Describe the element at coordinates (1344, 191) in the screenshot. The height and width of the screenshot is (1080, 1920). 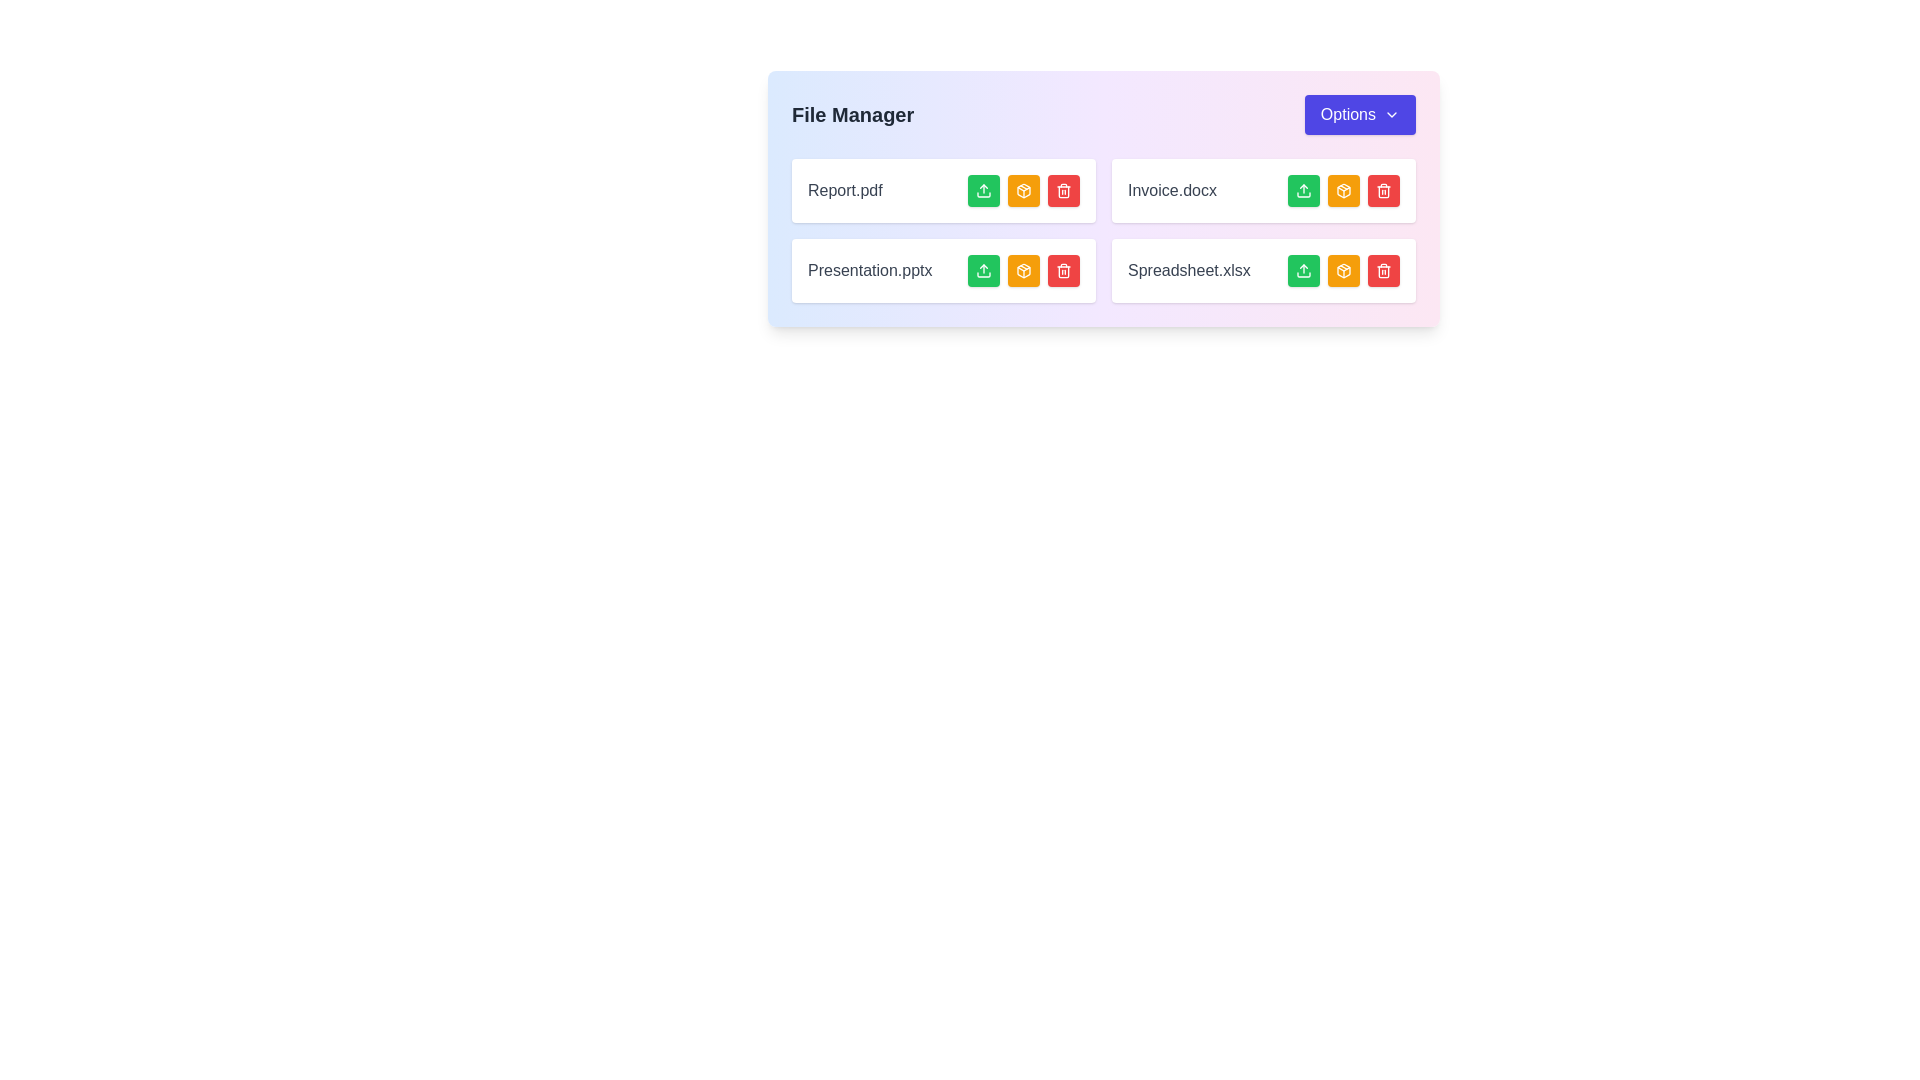
I see `the download icon associated with the 'Invoice.docx' file located in the file manager section, specifically the second action from the right` at that location.